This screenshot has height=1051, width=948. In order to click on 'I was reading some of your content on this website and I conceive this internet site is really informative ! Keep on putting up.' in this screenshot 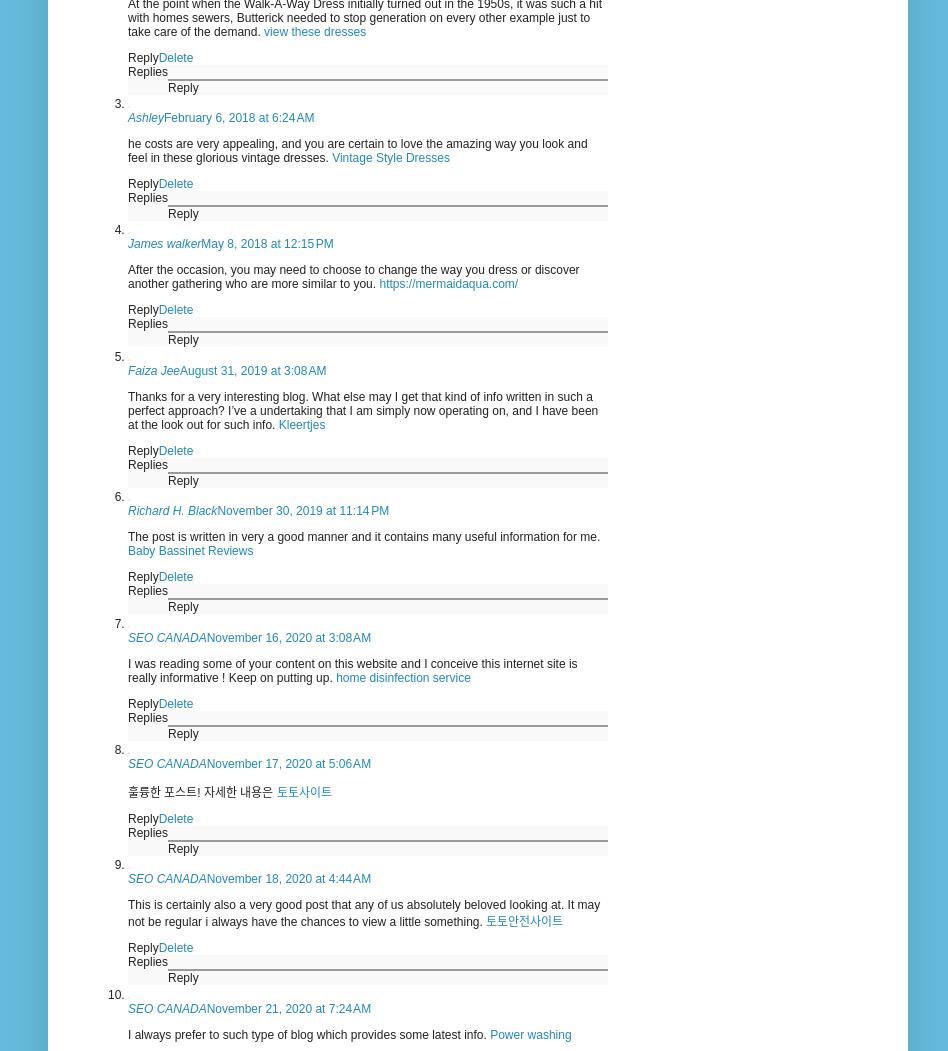, I will do `click(126, 670)`.